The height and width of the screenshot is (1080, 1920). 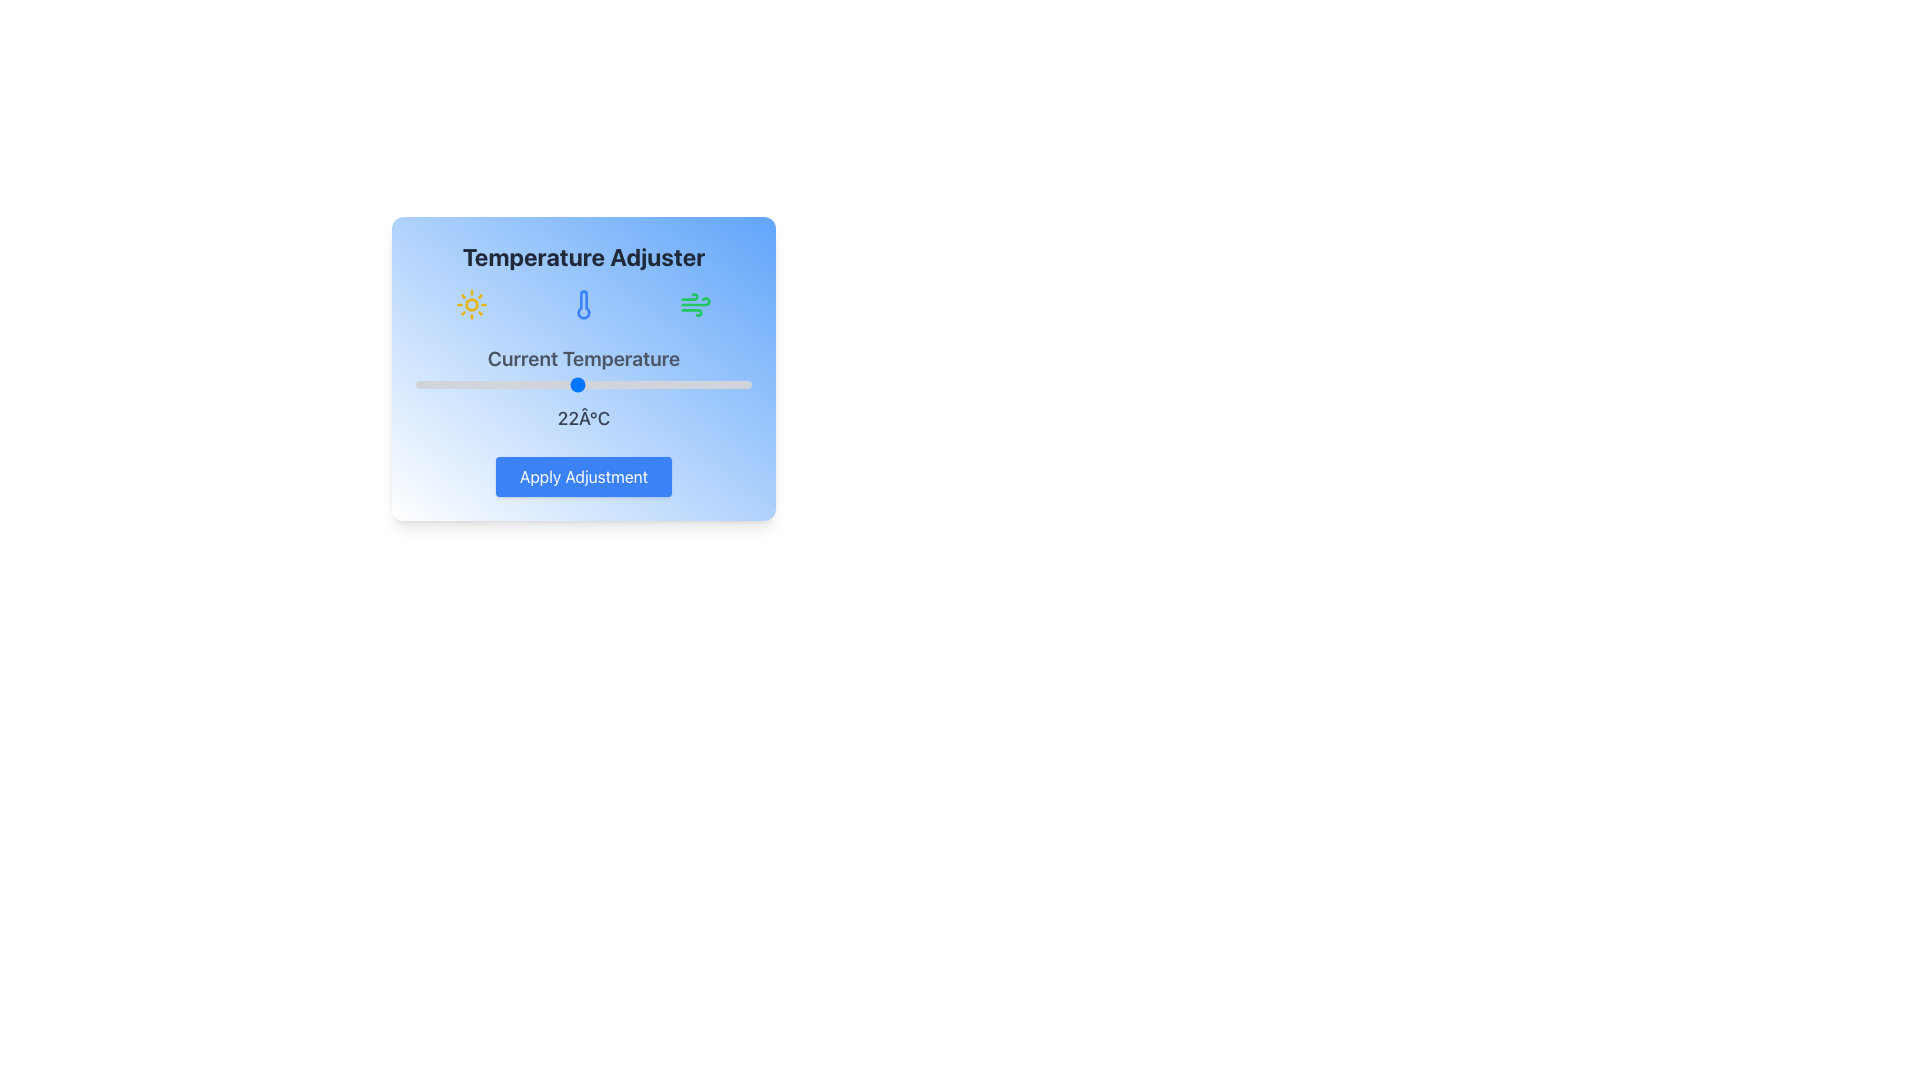 What do you see at coordinates (583, 477) in the screenshot?
I see `the 'Apply Adjustment' button, which is a rectangular button with white text on a blue background, located centrally near the bottom of the temperature adjustment widget` at bounding box center [583, 477].